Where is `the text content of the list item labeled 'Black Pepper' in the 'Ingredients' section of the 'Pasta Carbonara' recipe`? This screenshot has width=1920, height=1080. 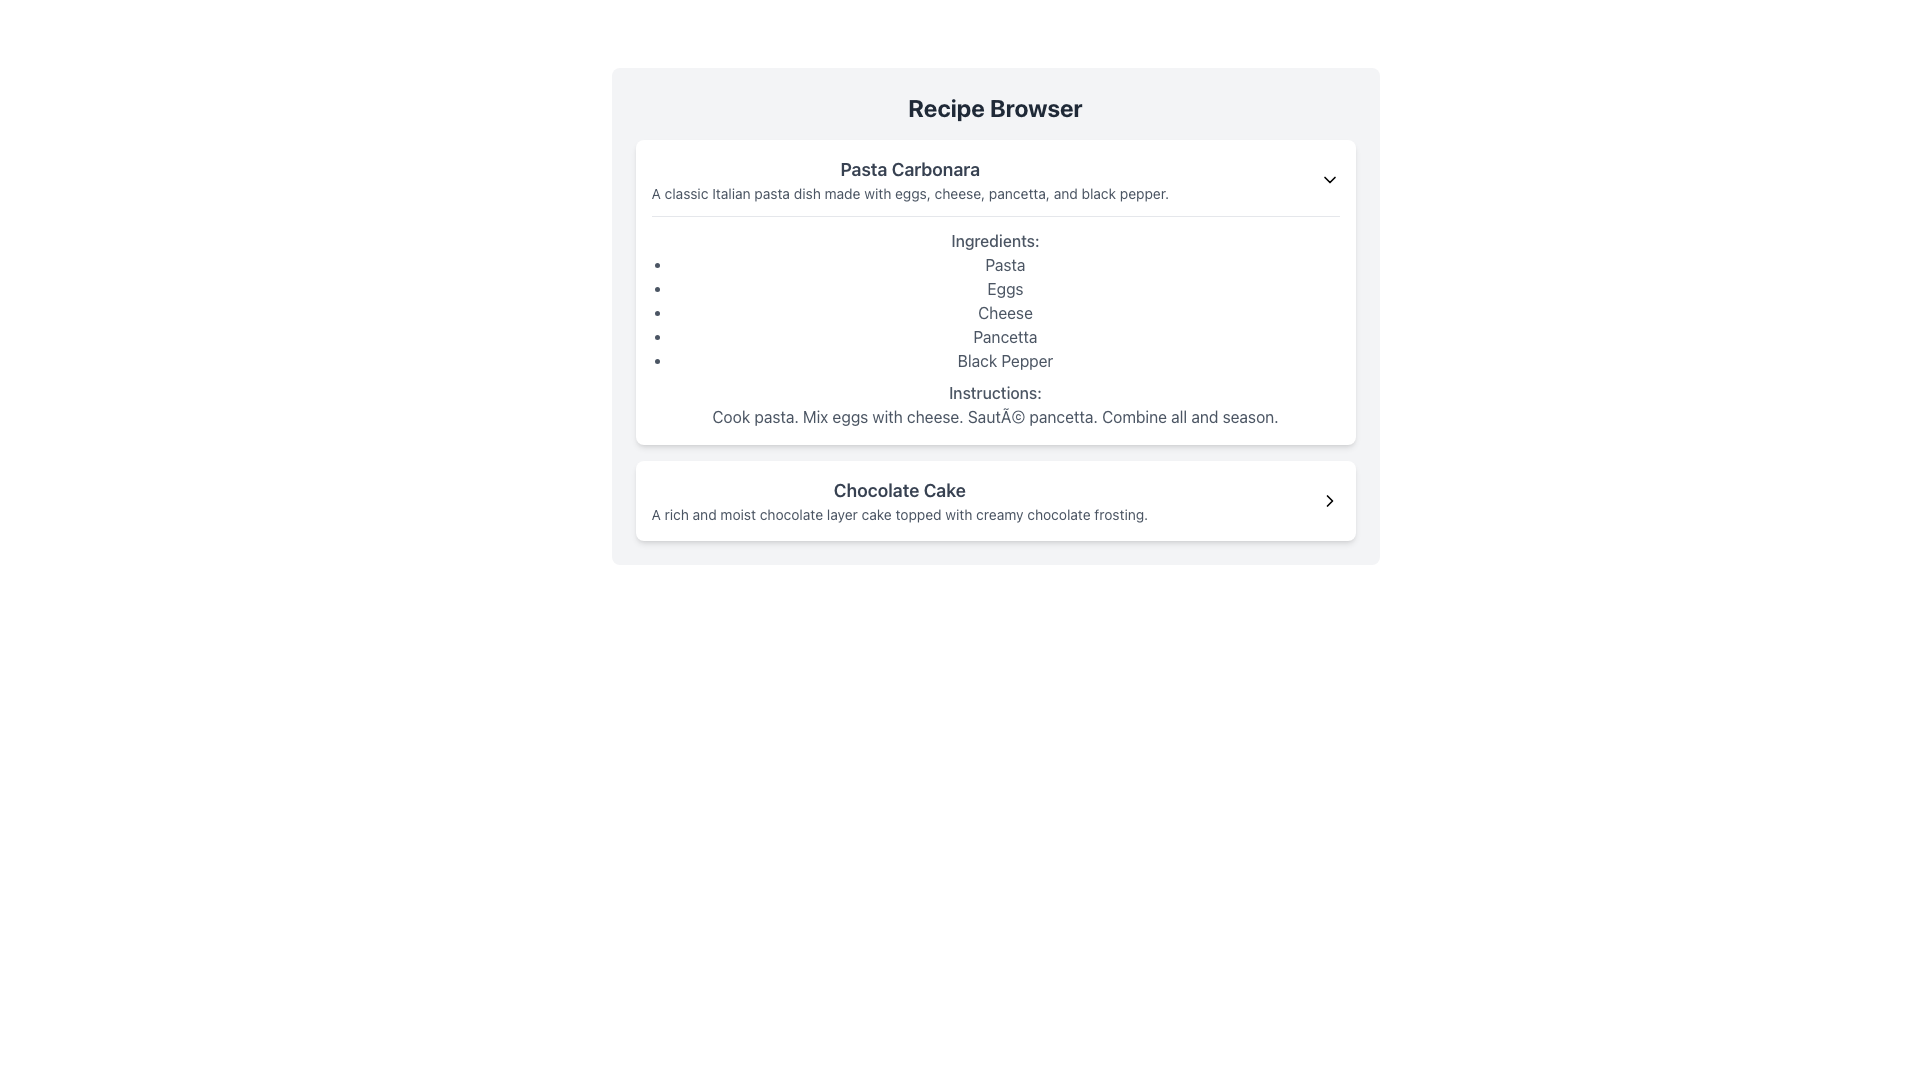 the text content of the list item labeled 'Black Pepper' in the 'Ingredients' section of the 'Pasta Carbonara' recipe is located at coordinates (1005, 361).